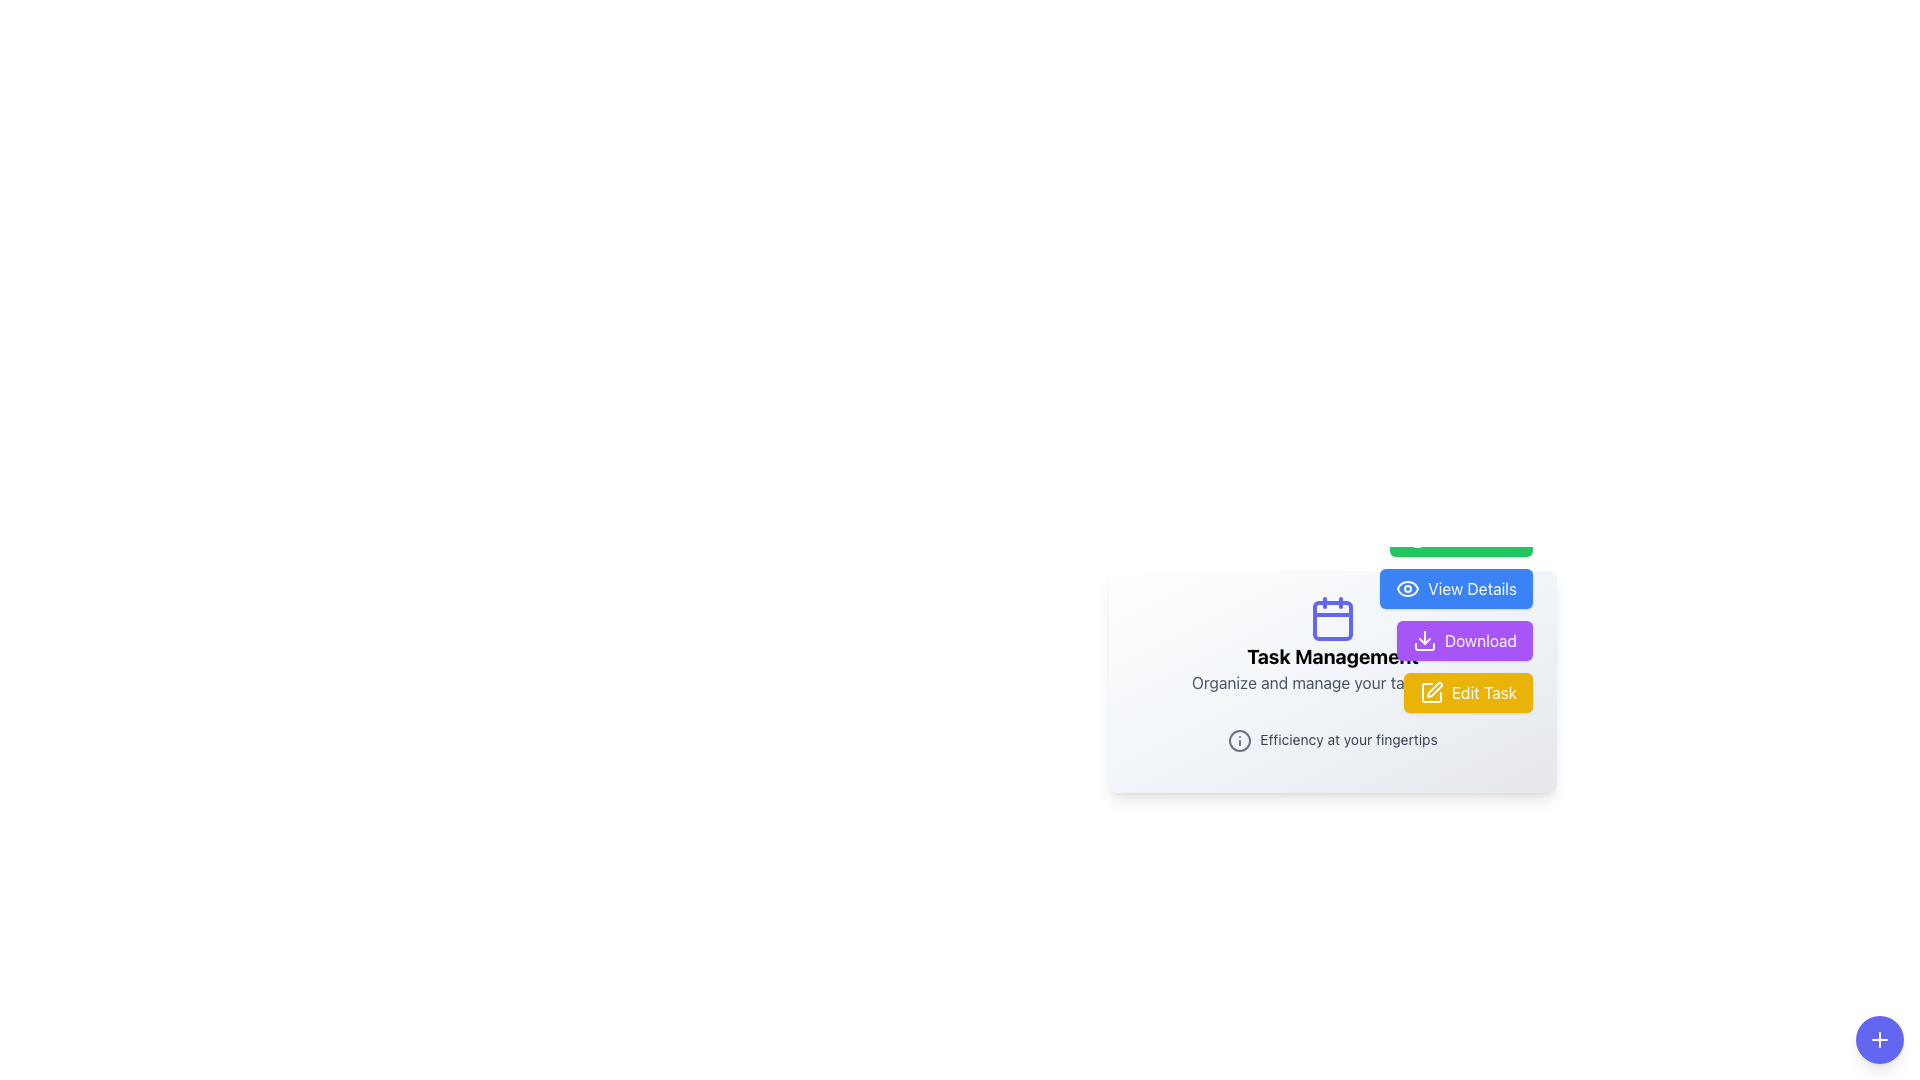 This screenshot has width=1920, height=1080. I want to click on the informational icon located near the bottom-left corner of the main card layout, which is associated with the text 'Efficiency at your fingertips.', so click(1239, 740).